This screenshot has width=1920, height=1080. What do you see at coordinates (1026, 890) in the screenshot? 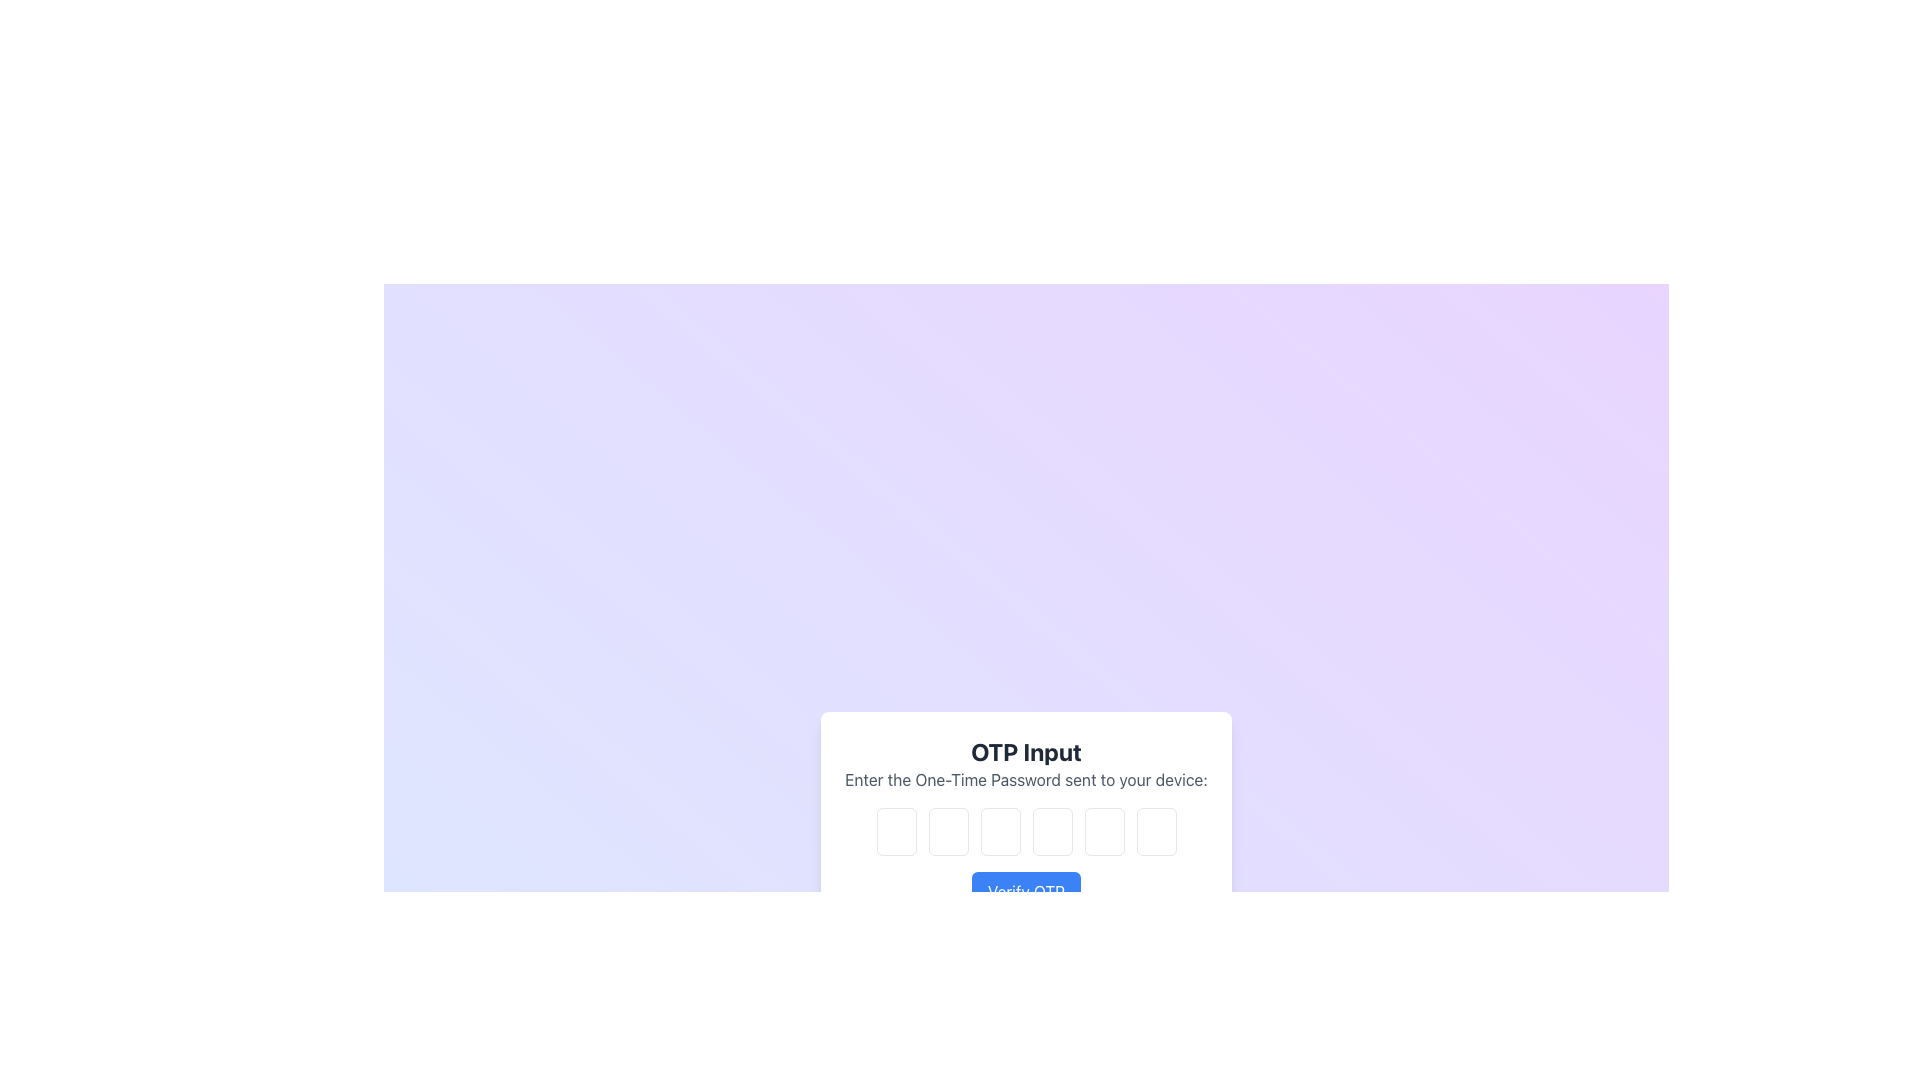
I see `the 'Verify OTP' button, which is a rectangular button with a blue background and white bold text, located centrally near the bottom of the OTP input form` at bounding box center [1026, 890].